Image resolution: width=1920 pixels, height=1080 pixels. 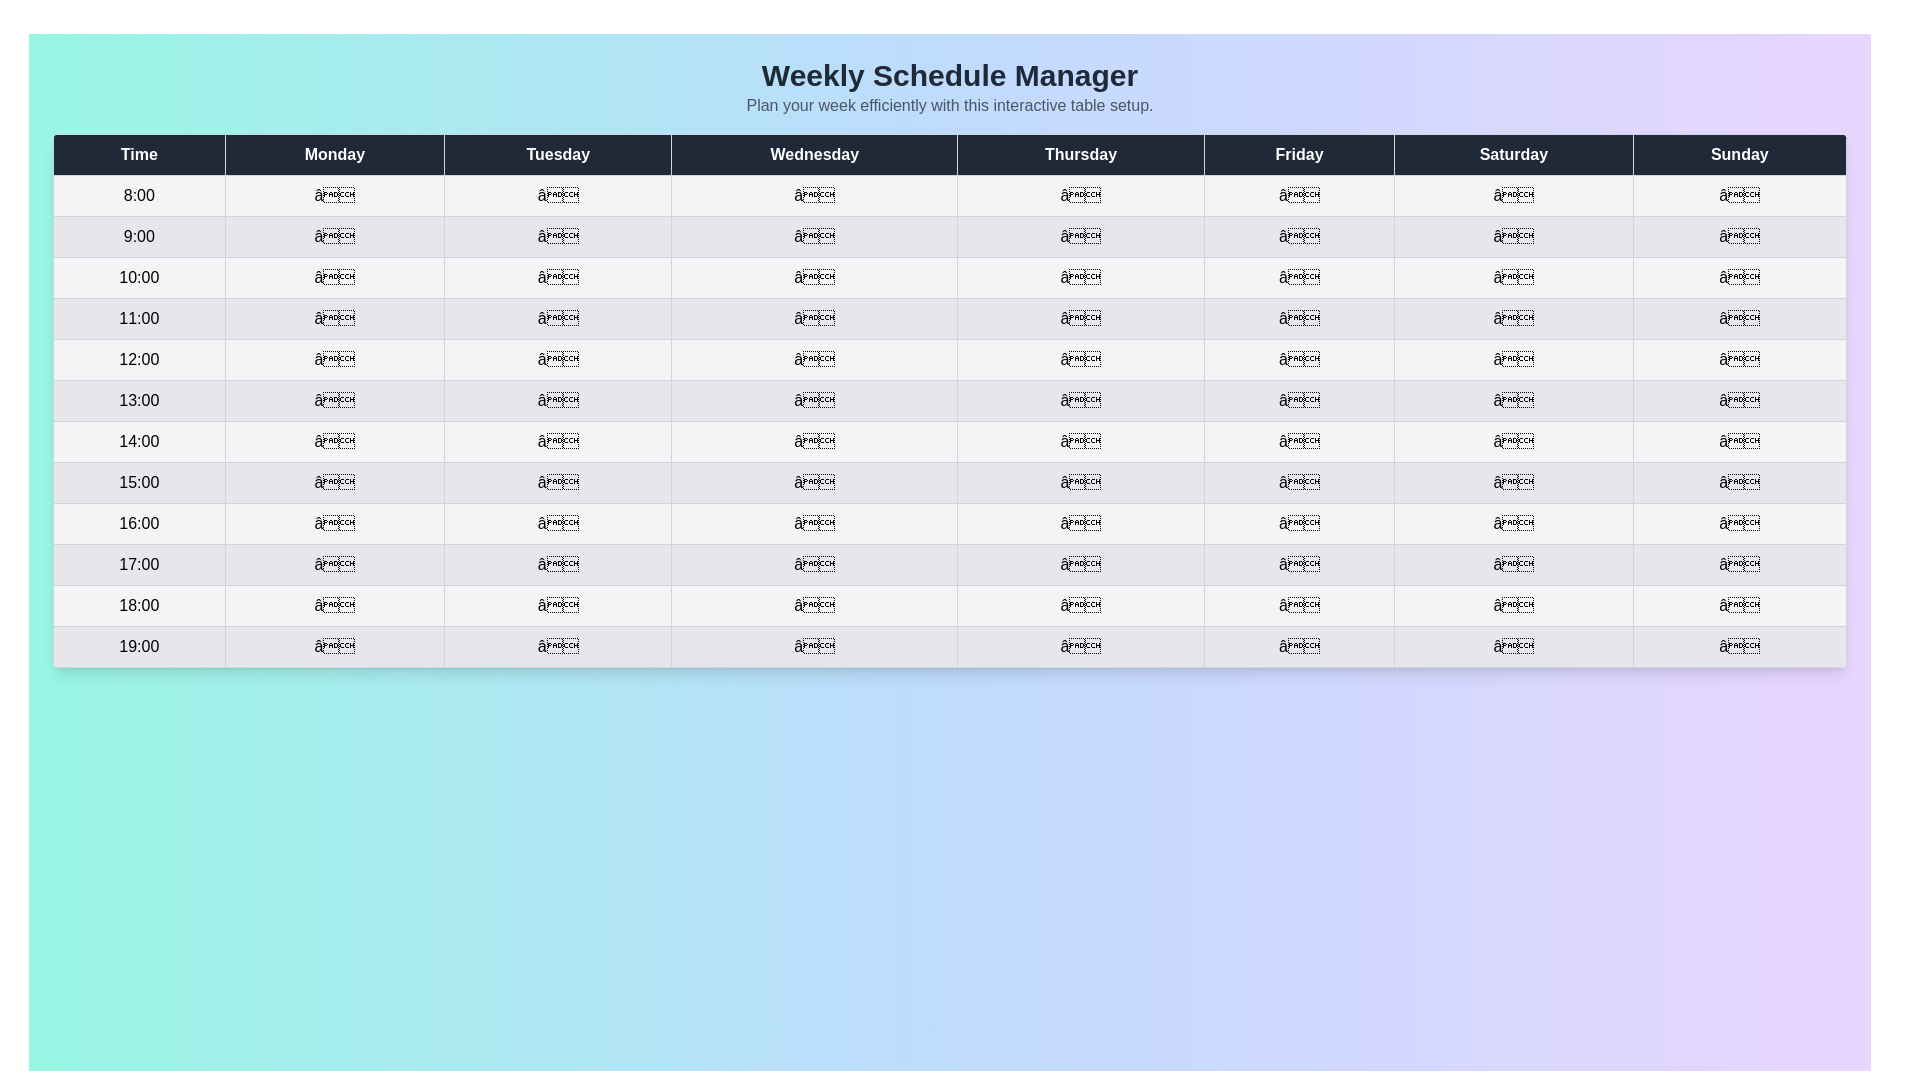 I want to click on the header of the column labeled Friday to sort it, so click(x=1299, y=153).